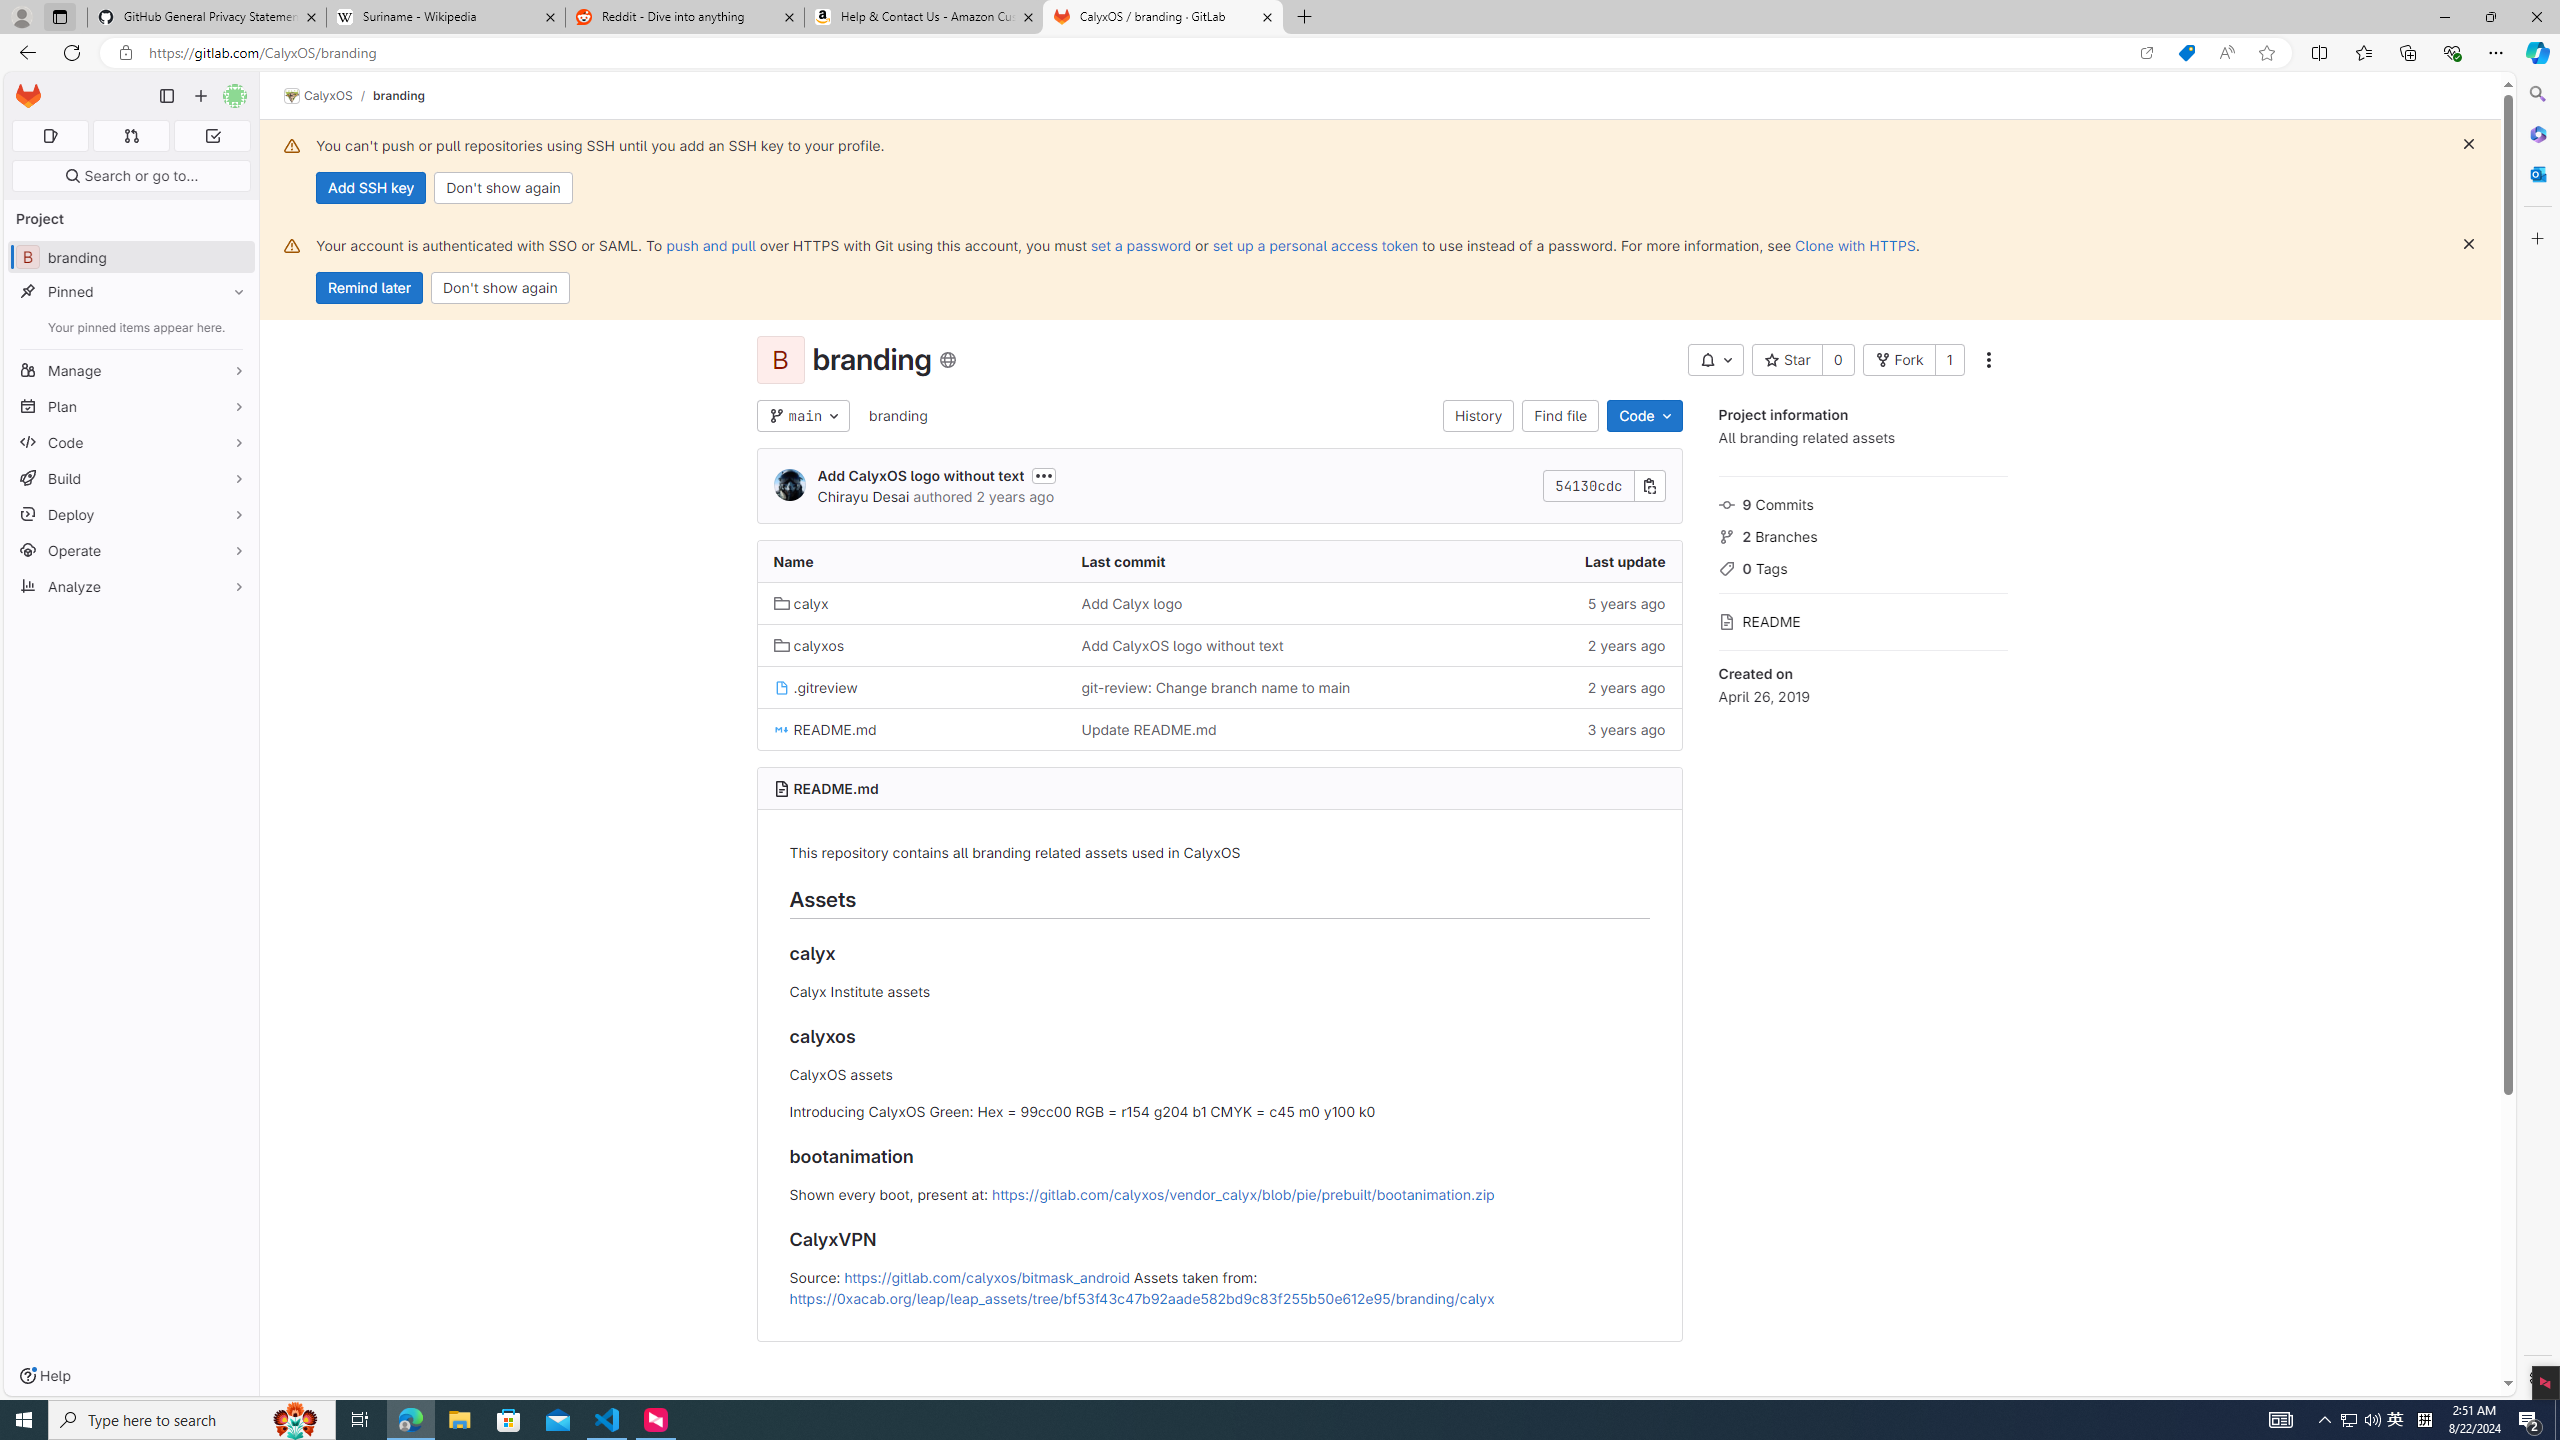 The image size is (2560, 1440). I want to click on '0', so click(1838, 360).